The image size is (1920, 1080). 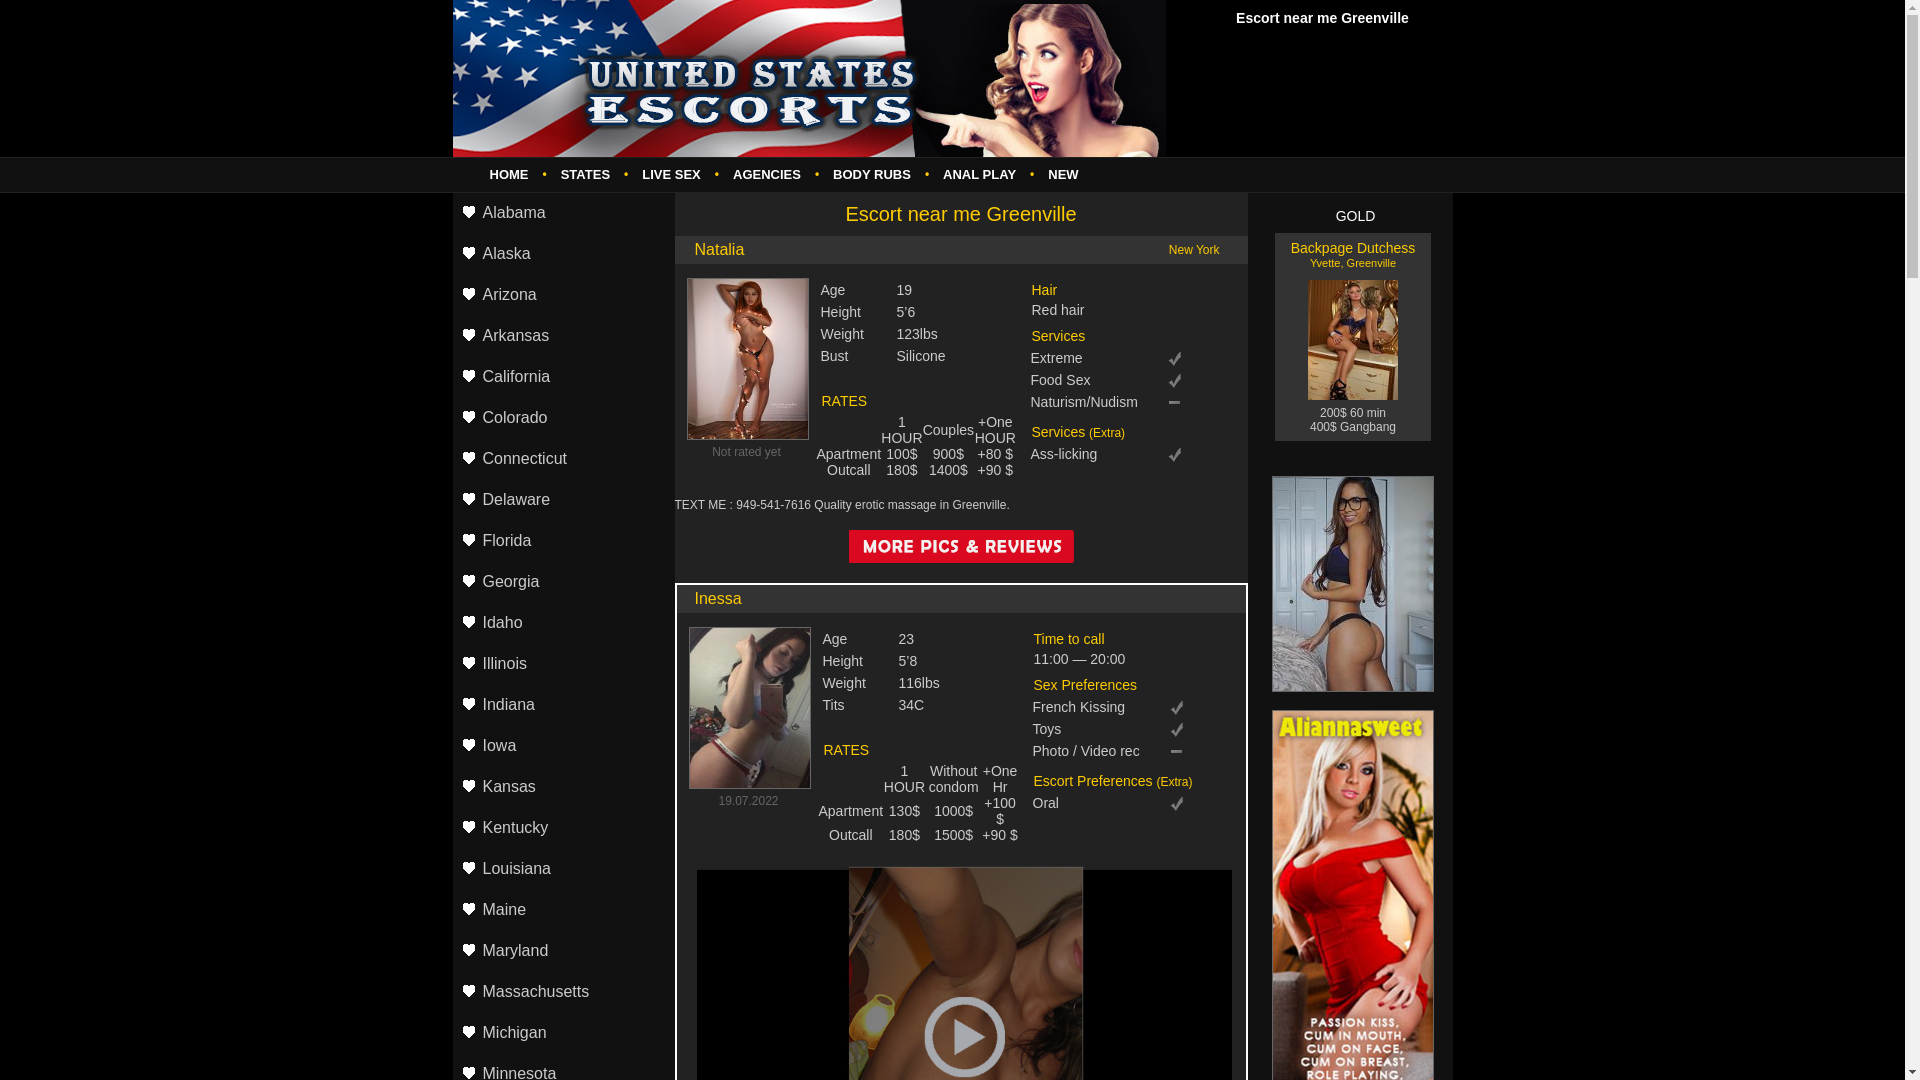 I want to click on 'Maine', so click(x=560, y=910).